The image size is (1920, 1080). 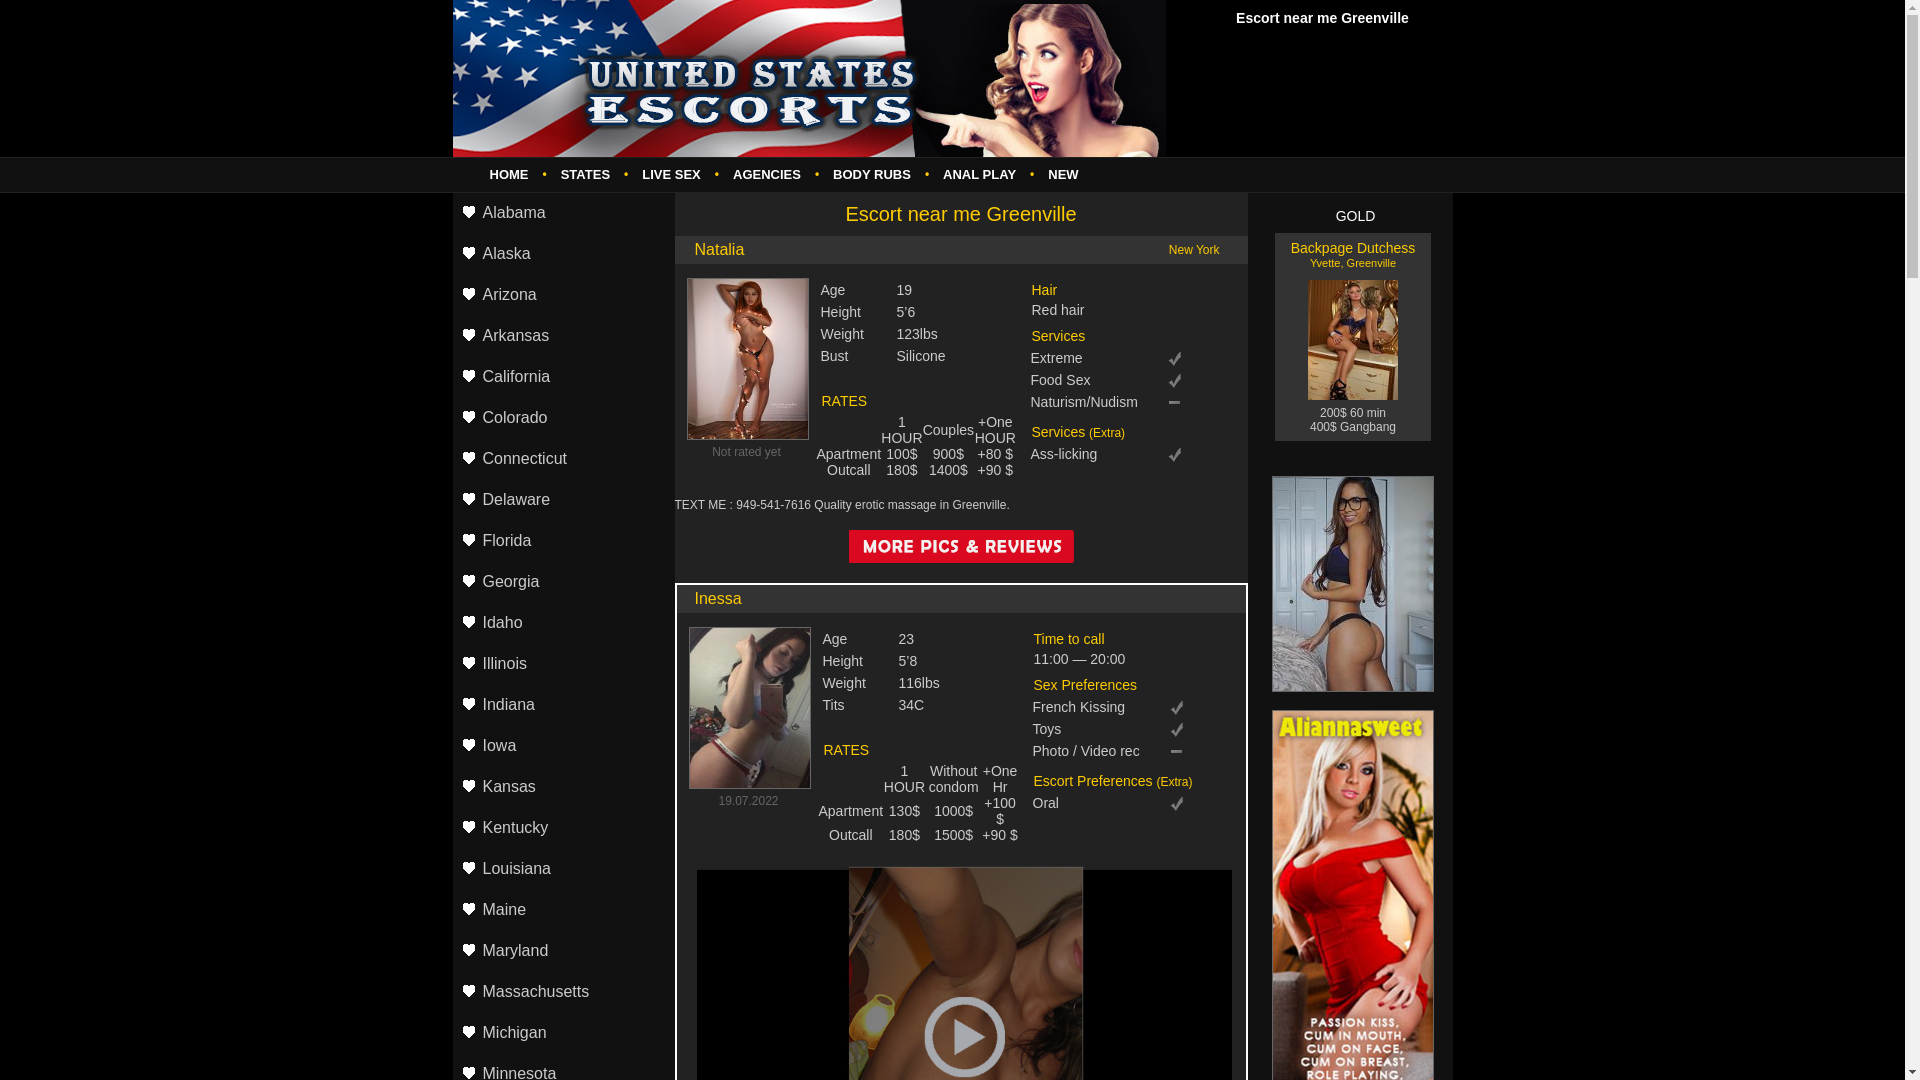 I want to click on 'Maine', so click(x=560, y=910).